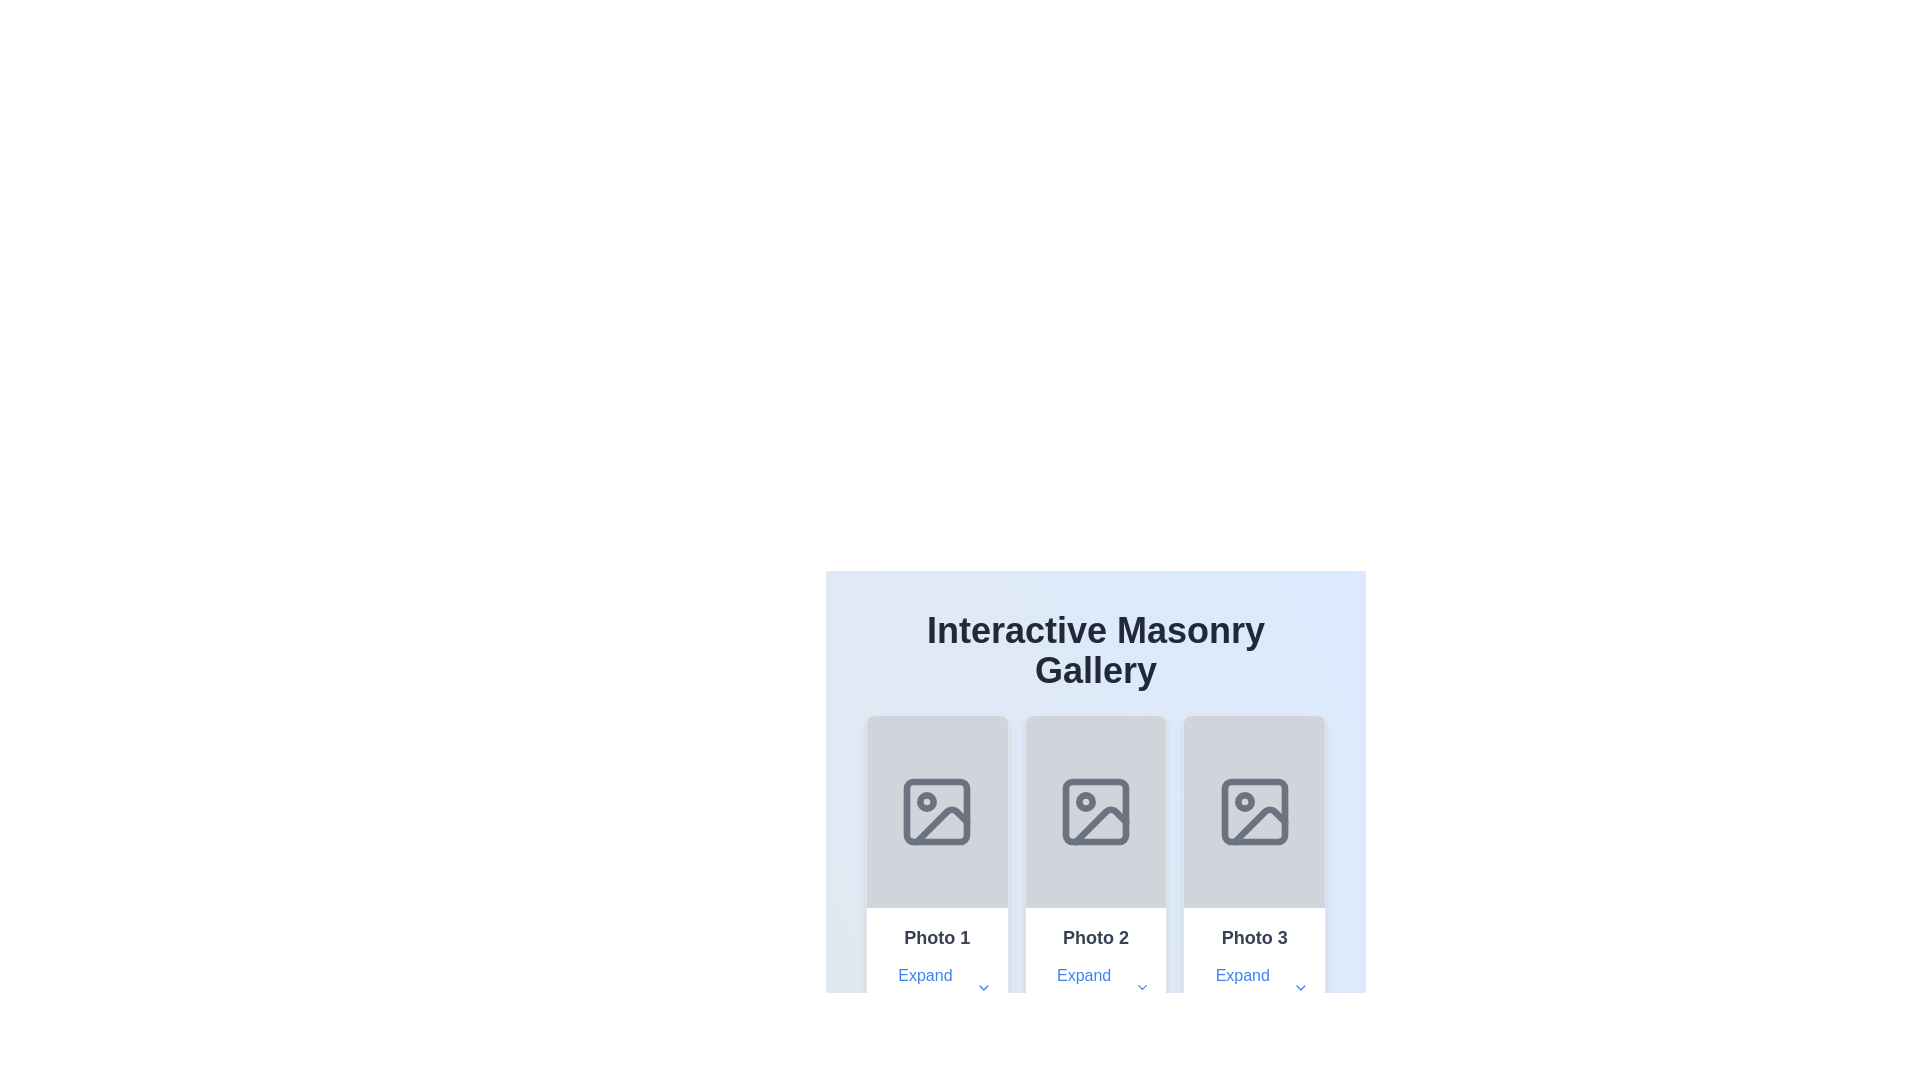 This screenshot has width=1920, height=1080. What do you see at coordinates (1094, 812) in the screenshot?
I see `the image icon representing 'Photo 2', located below the title 'Interactive Masonry Gallery' and above the 'Photo 2' label` at bounding box center [1094, 812].